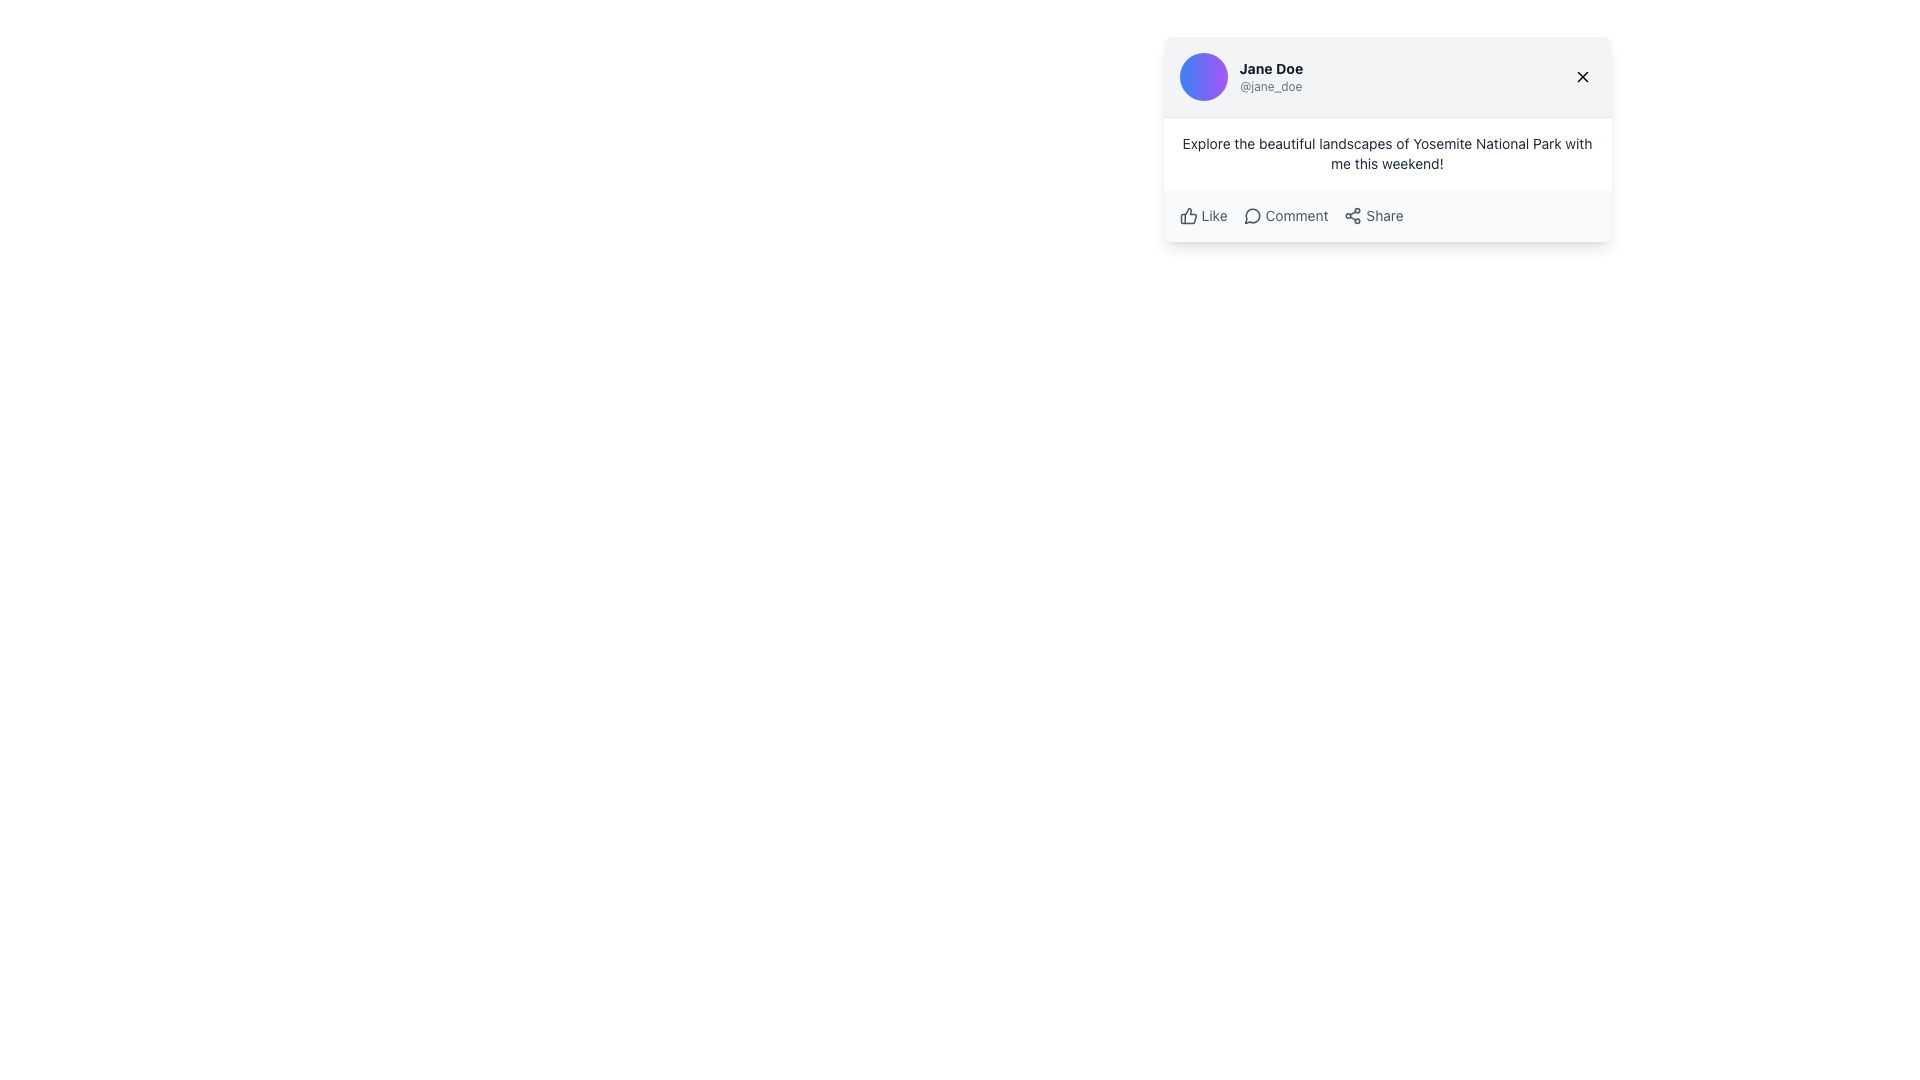 The height and width of the screenshot is (1080, 1920). What do you see at coordinates (1188, 216) in the screenshot?
I see `the thumbs-up icon that represents the 'Like' feature` at bounding box center [1188, 216].